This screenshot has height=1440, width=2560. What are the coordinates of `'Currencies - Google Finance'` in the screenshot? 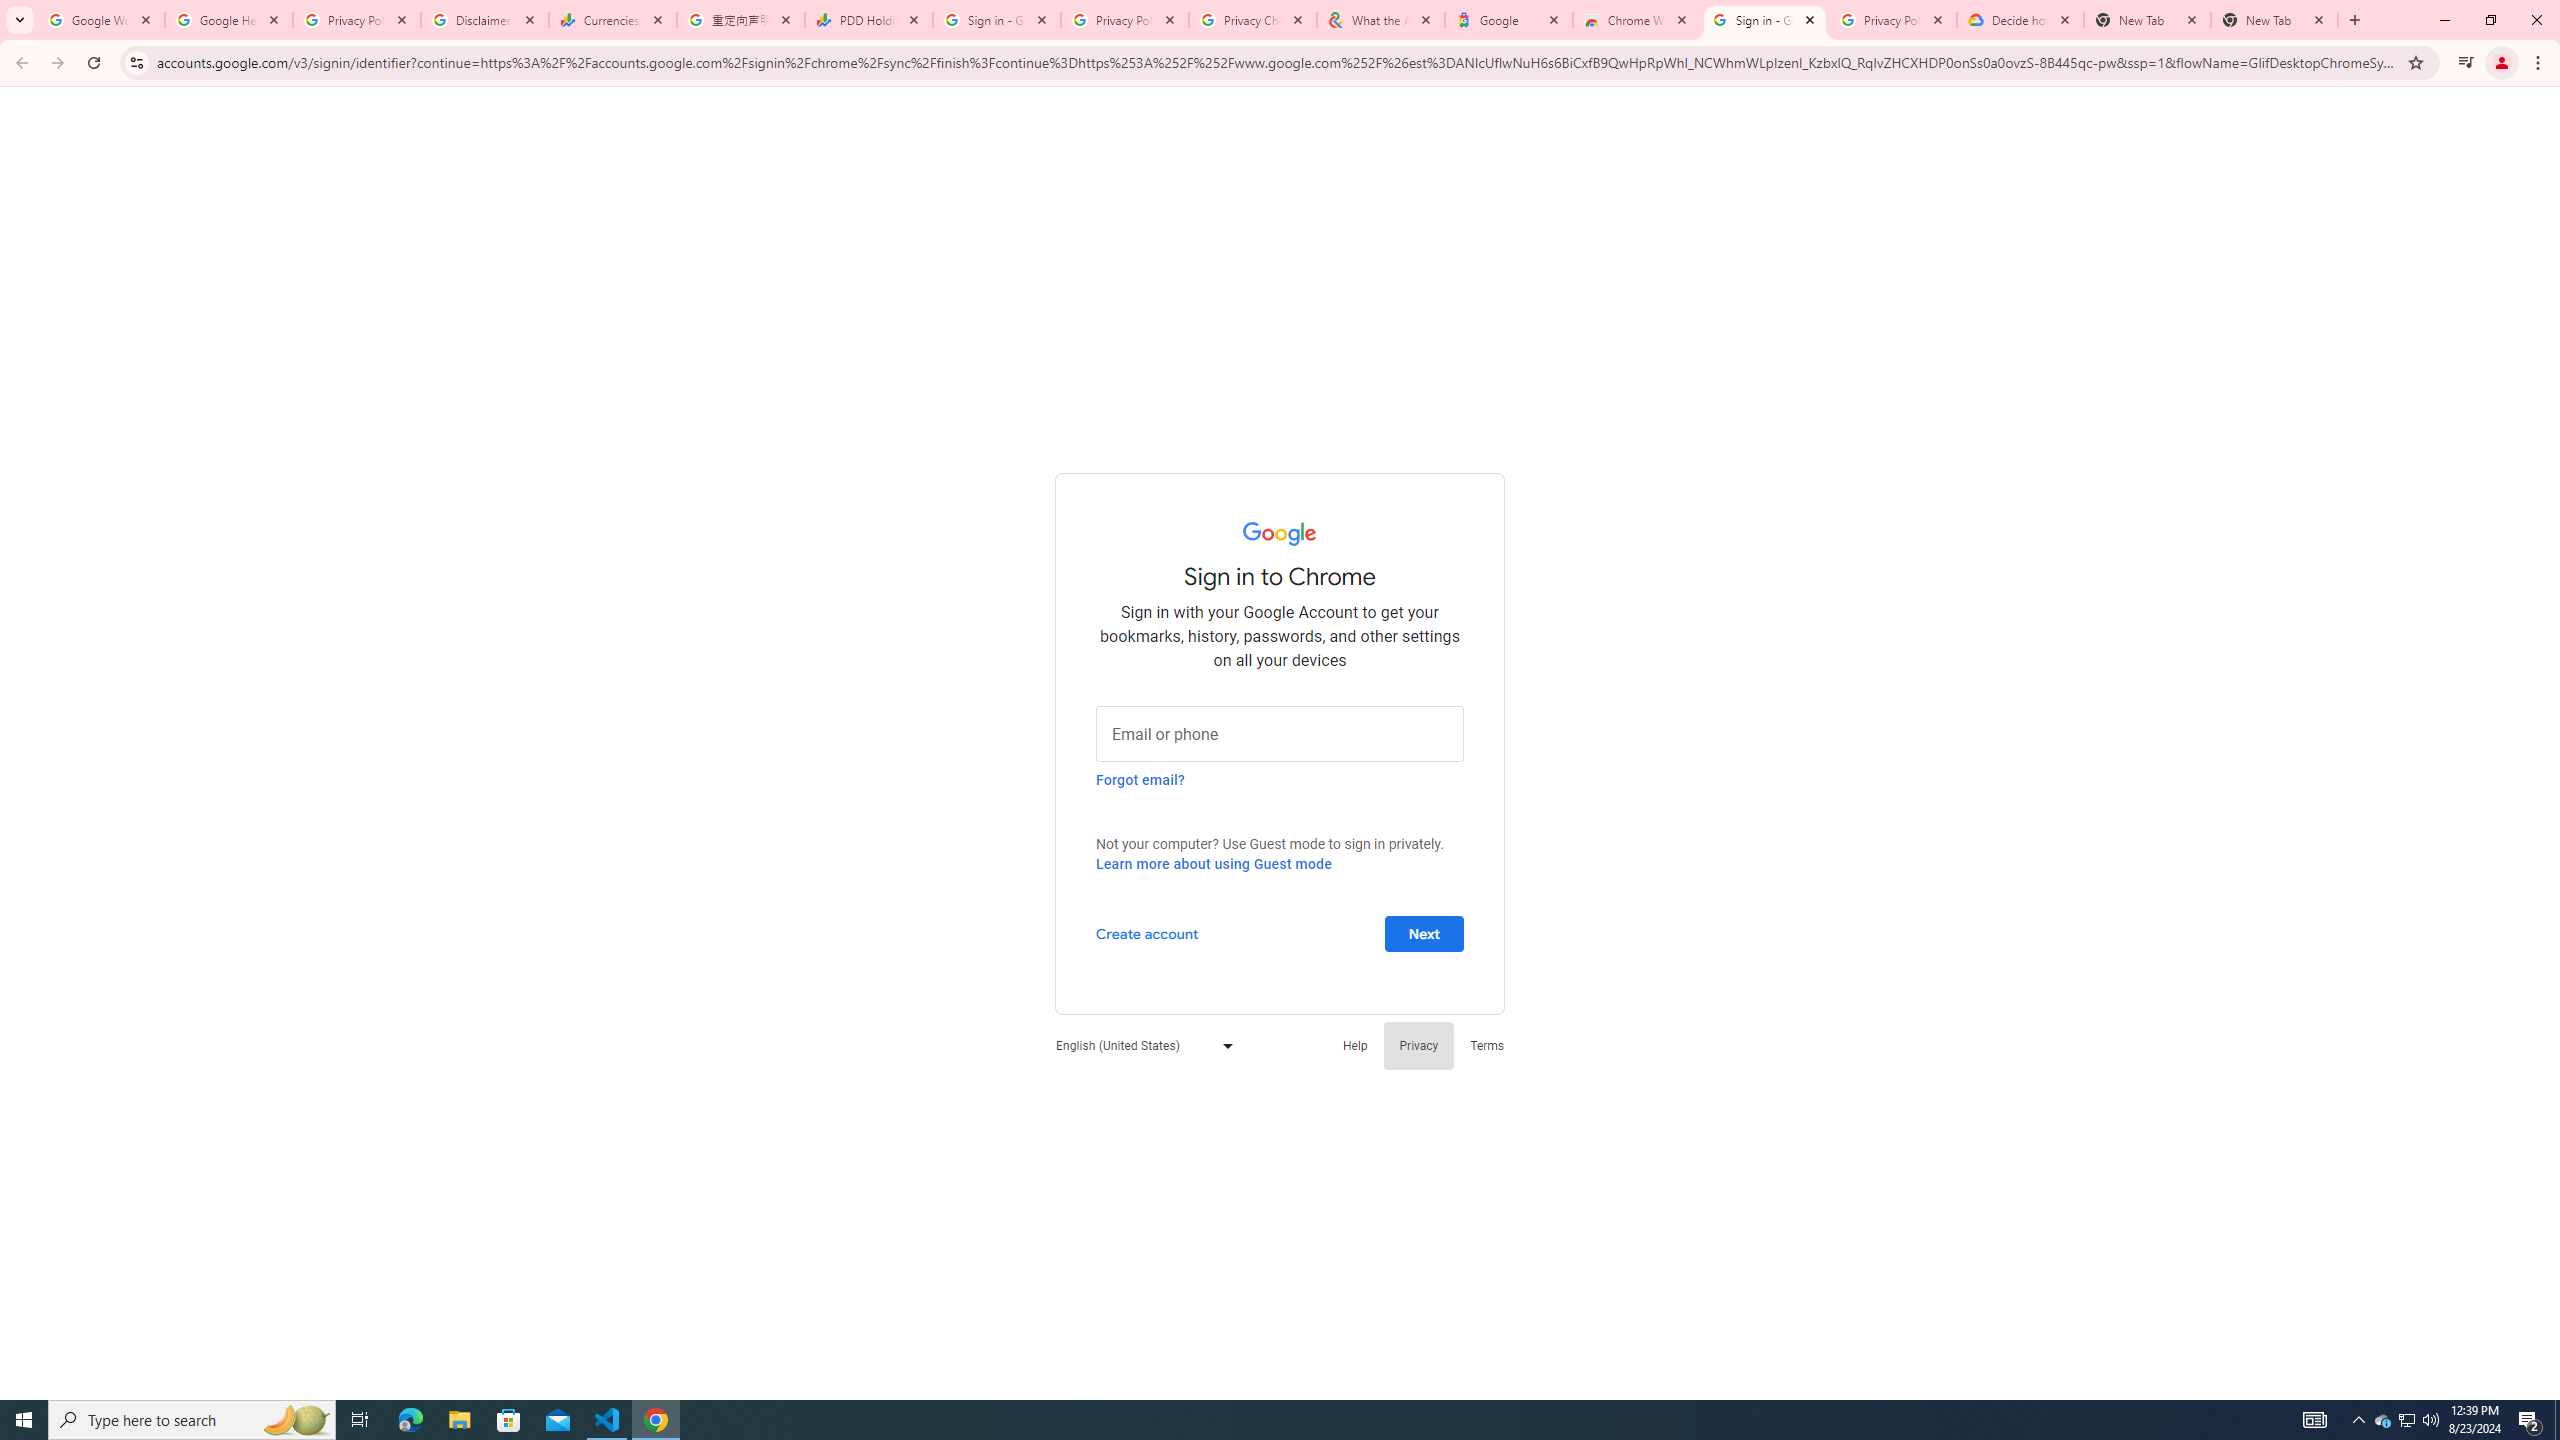 It's located at (612, 19).